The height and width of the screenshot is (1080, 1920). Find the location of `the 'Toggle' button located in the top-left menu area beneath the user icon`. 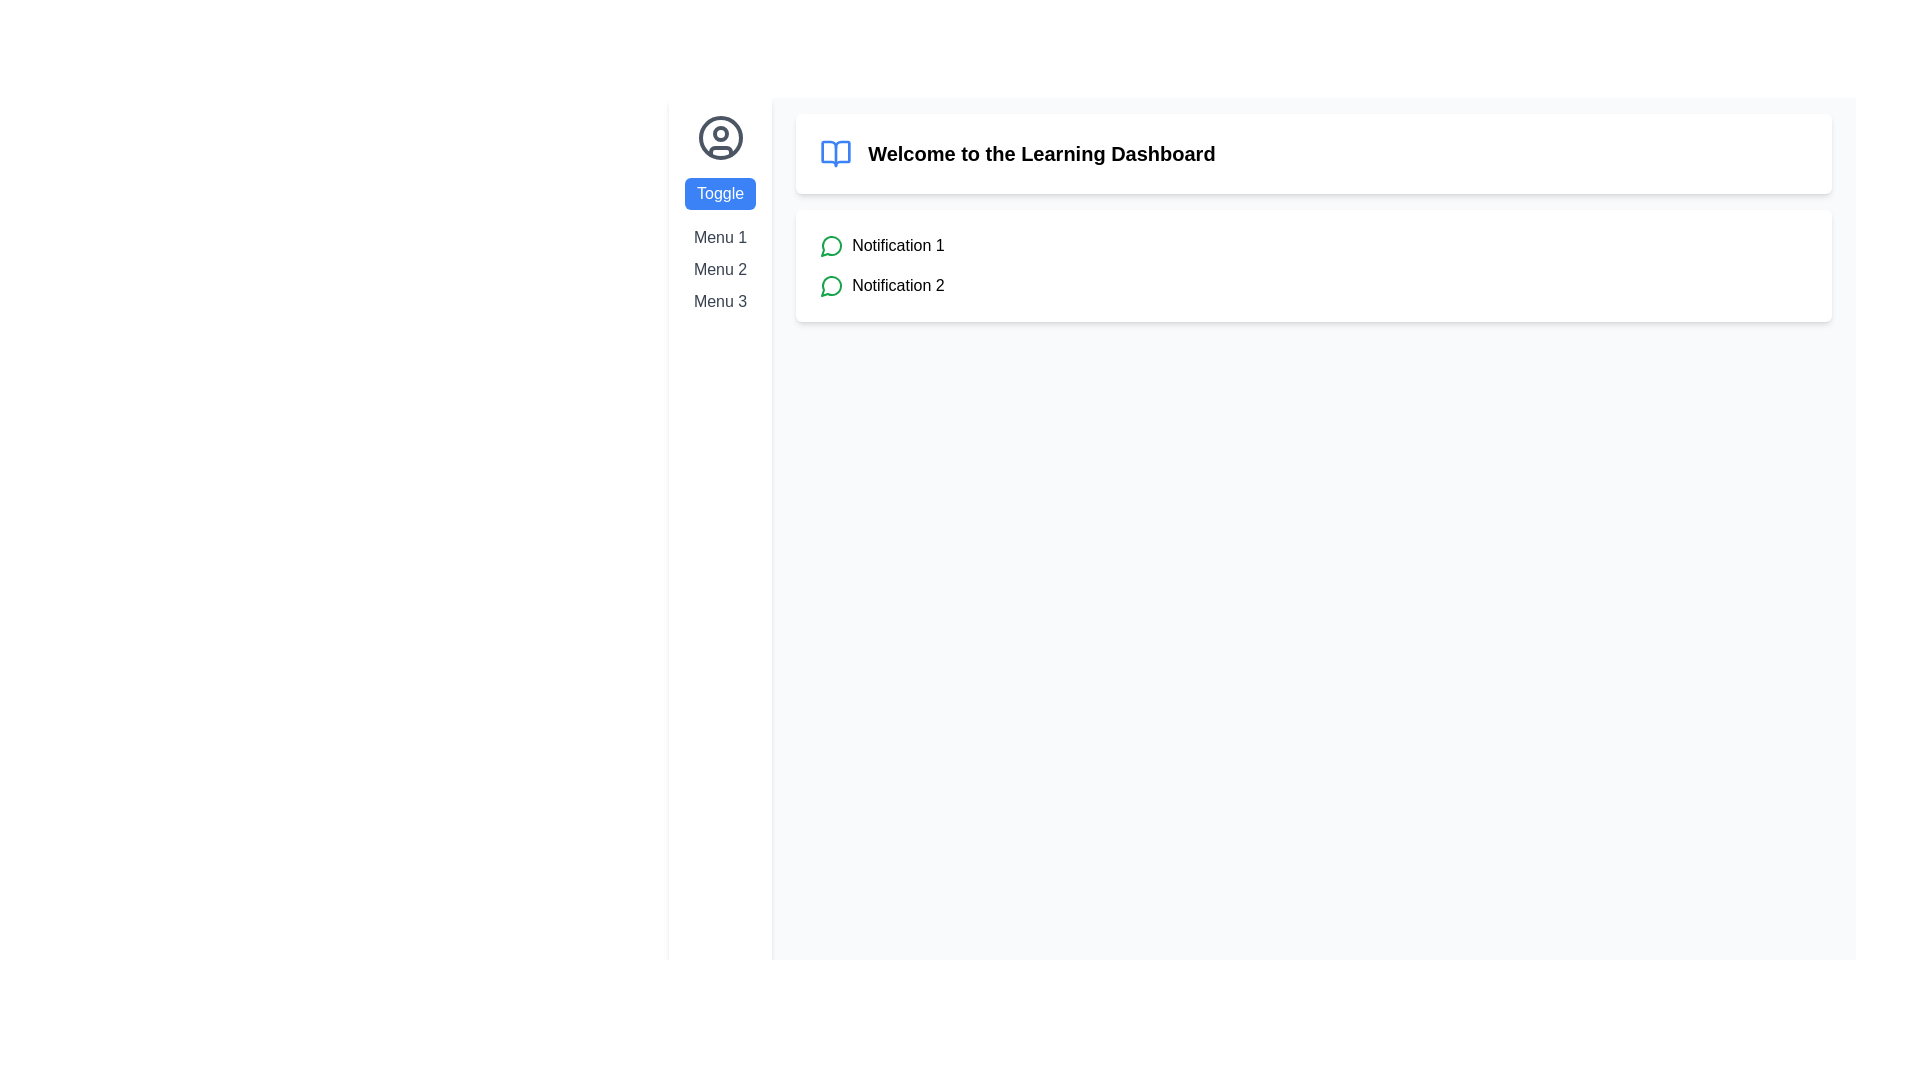

the 'Toggle' button located in the top-left menu area beneath the user icon is located at coordinates (720, 193).